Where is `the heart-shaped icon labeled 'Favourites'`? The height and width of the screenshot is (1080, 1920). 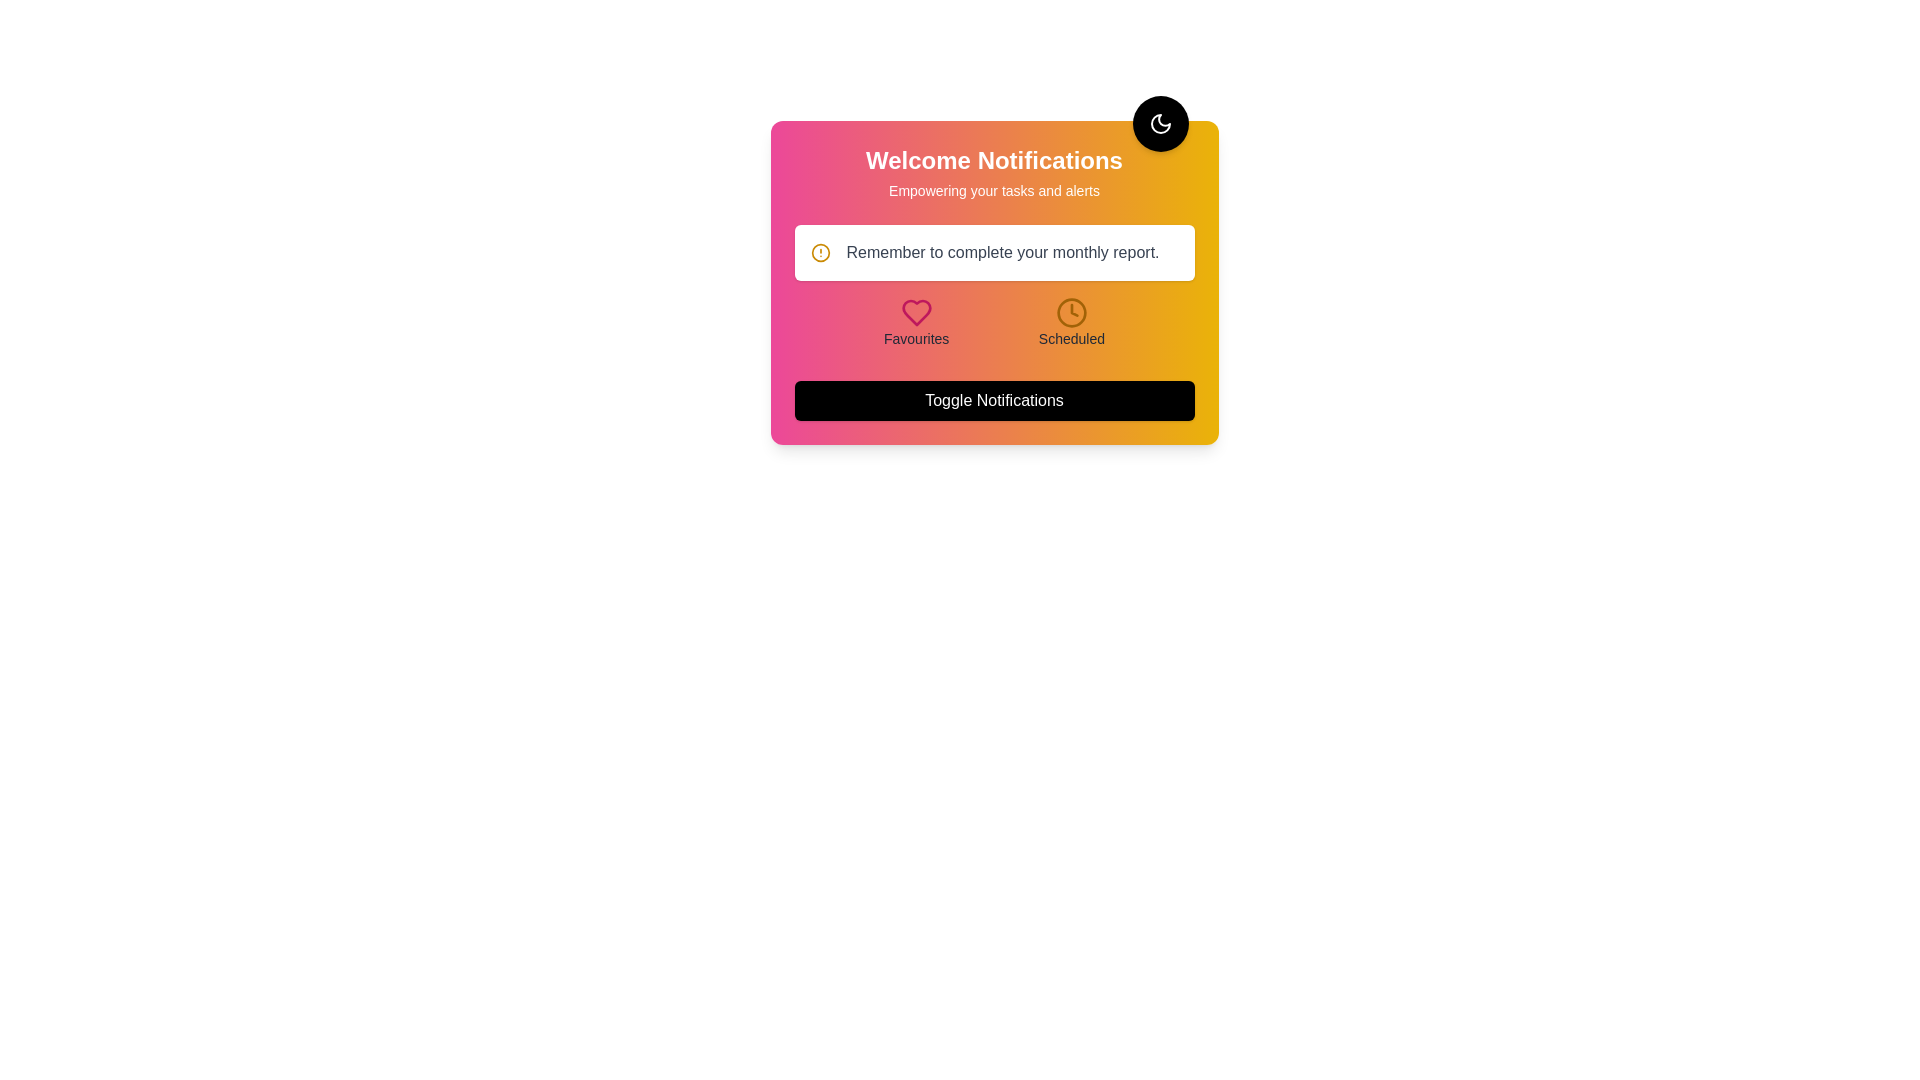
the heart-shaped icon labeled 'Favourites' is located at coordinates (915, 322).